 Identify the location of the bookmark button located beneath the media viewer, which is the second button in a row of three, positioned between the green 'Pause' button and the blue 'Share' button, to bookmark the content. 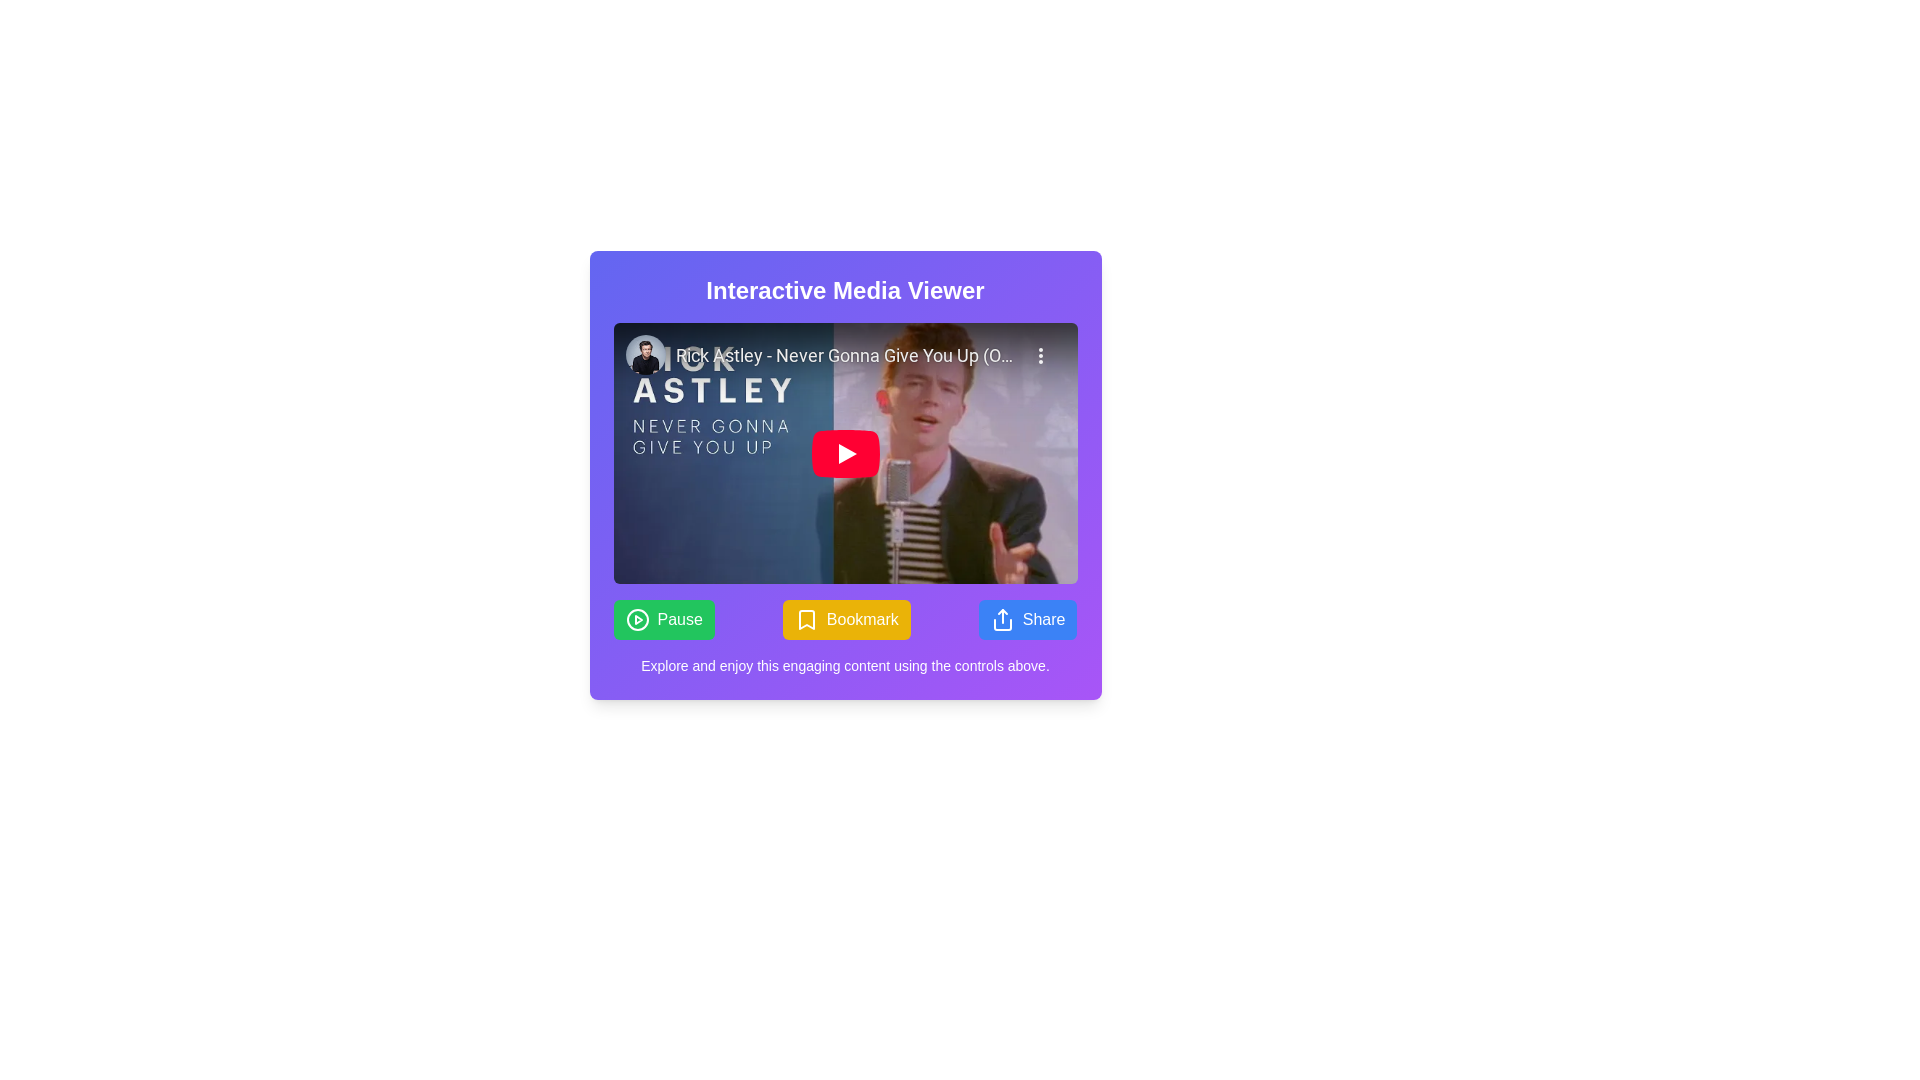
(846, 619).